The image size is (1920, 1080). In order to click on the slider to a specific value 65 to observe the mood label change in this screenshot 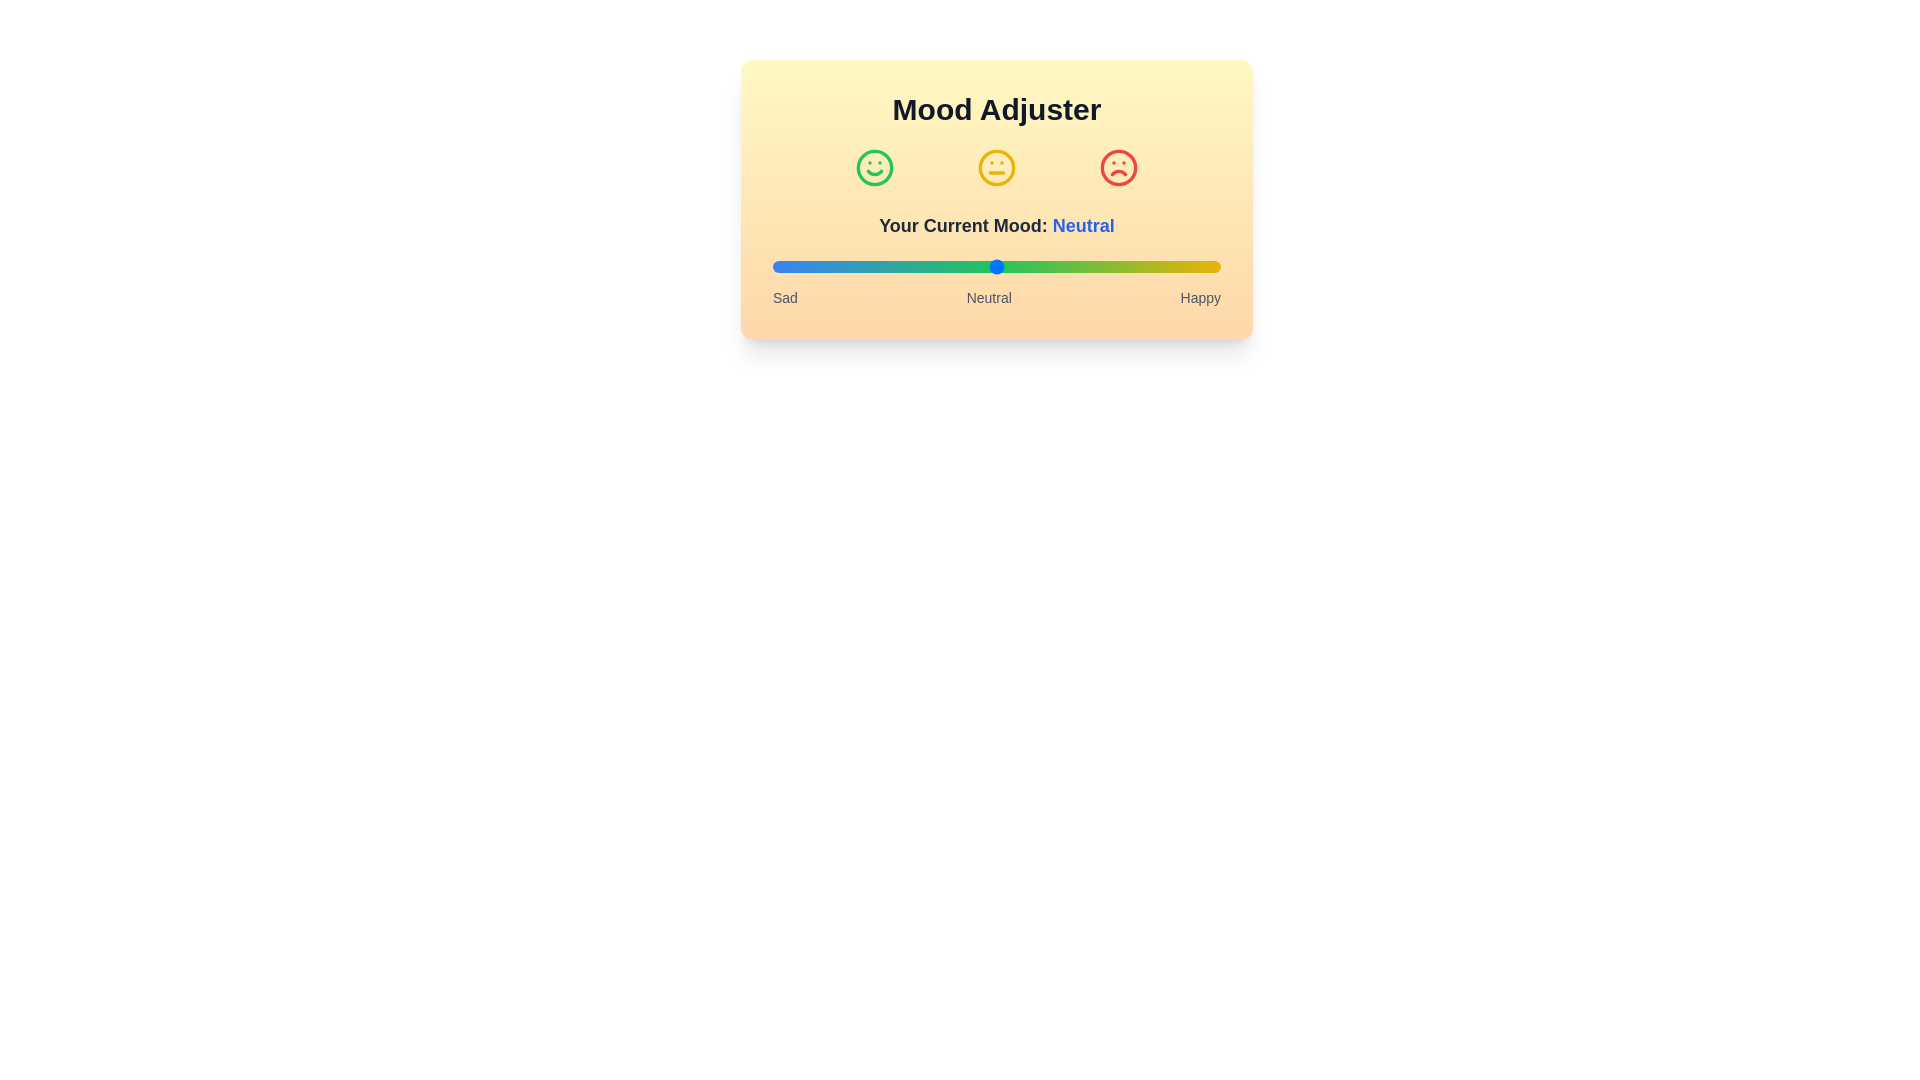, I will do `click(1063, 265)`.